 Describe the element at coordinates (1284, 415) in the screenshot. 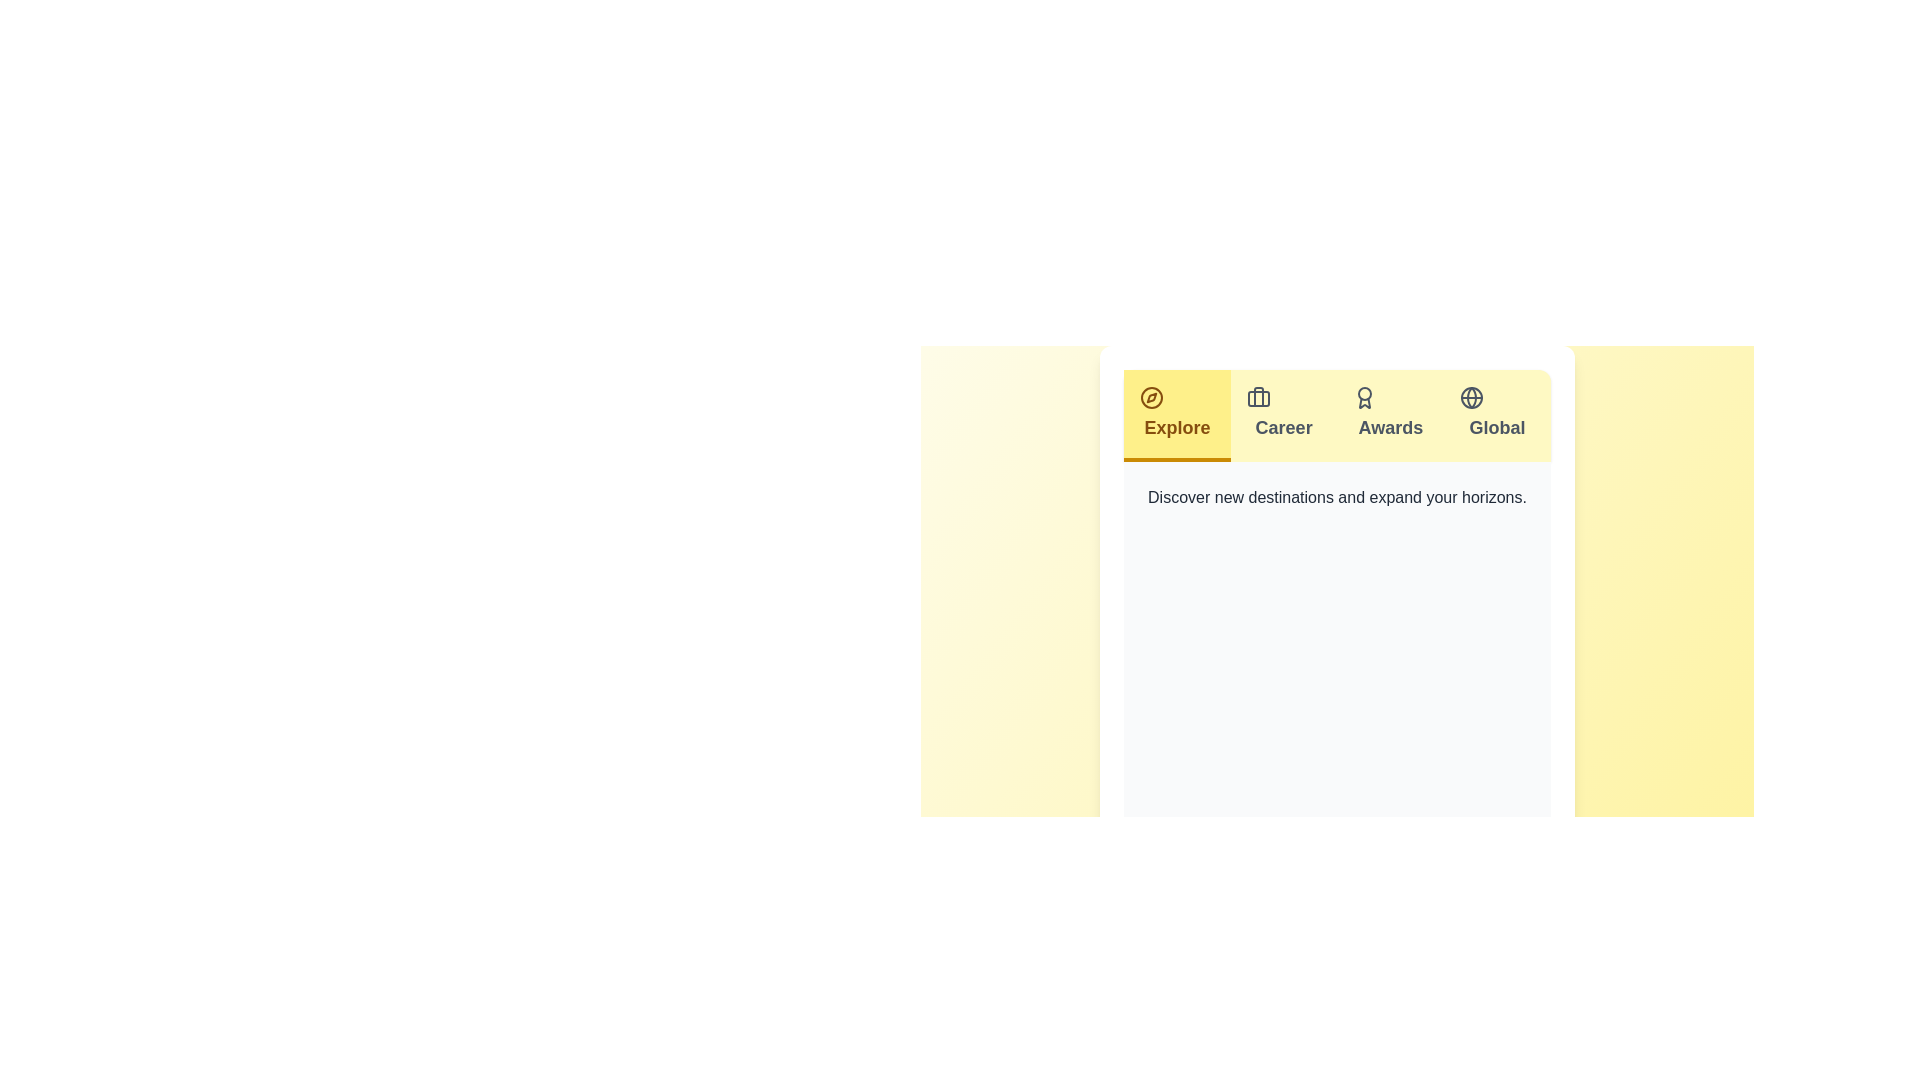

I see `the tab labeled Career to view its content` at that location.